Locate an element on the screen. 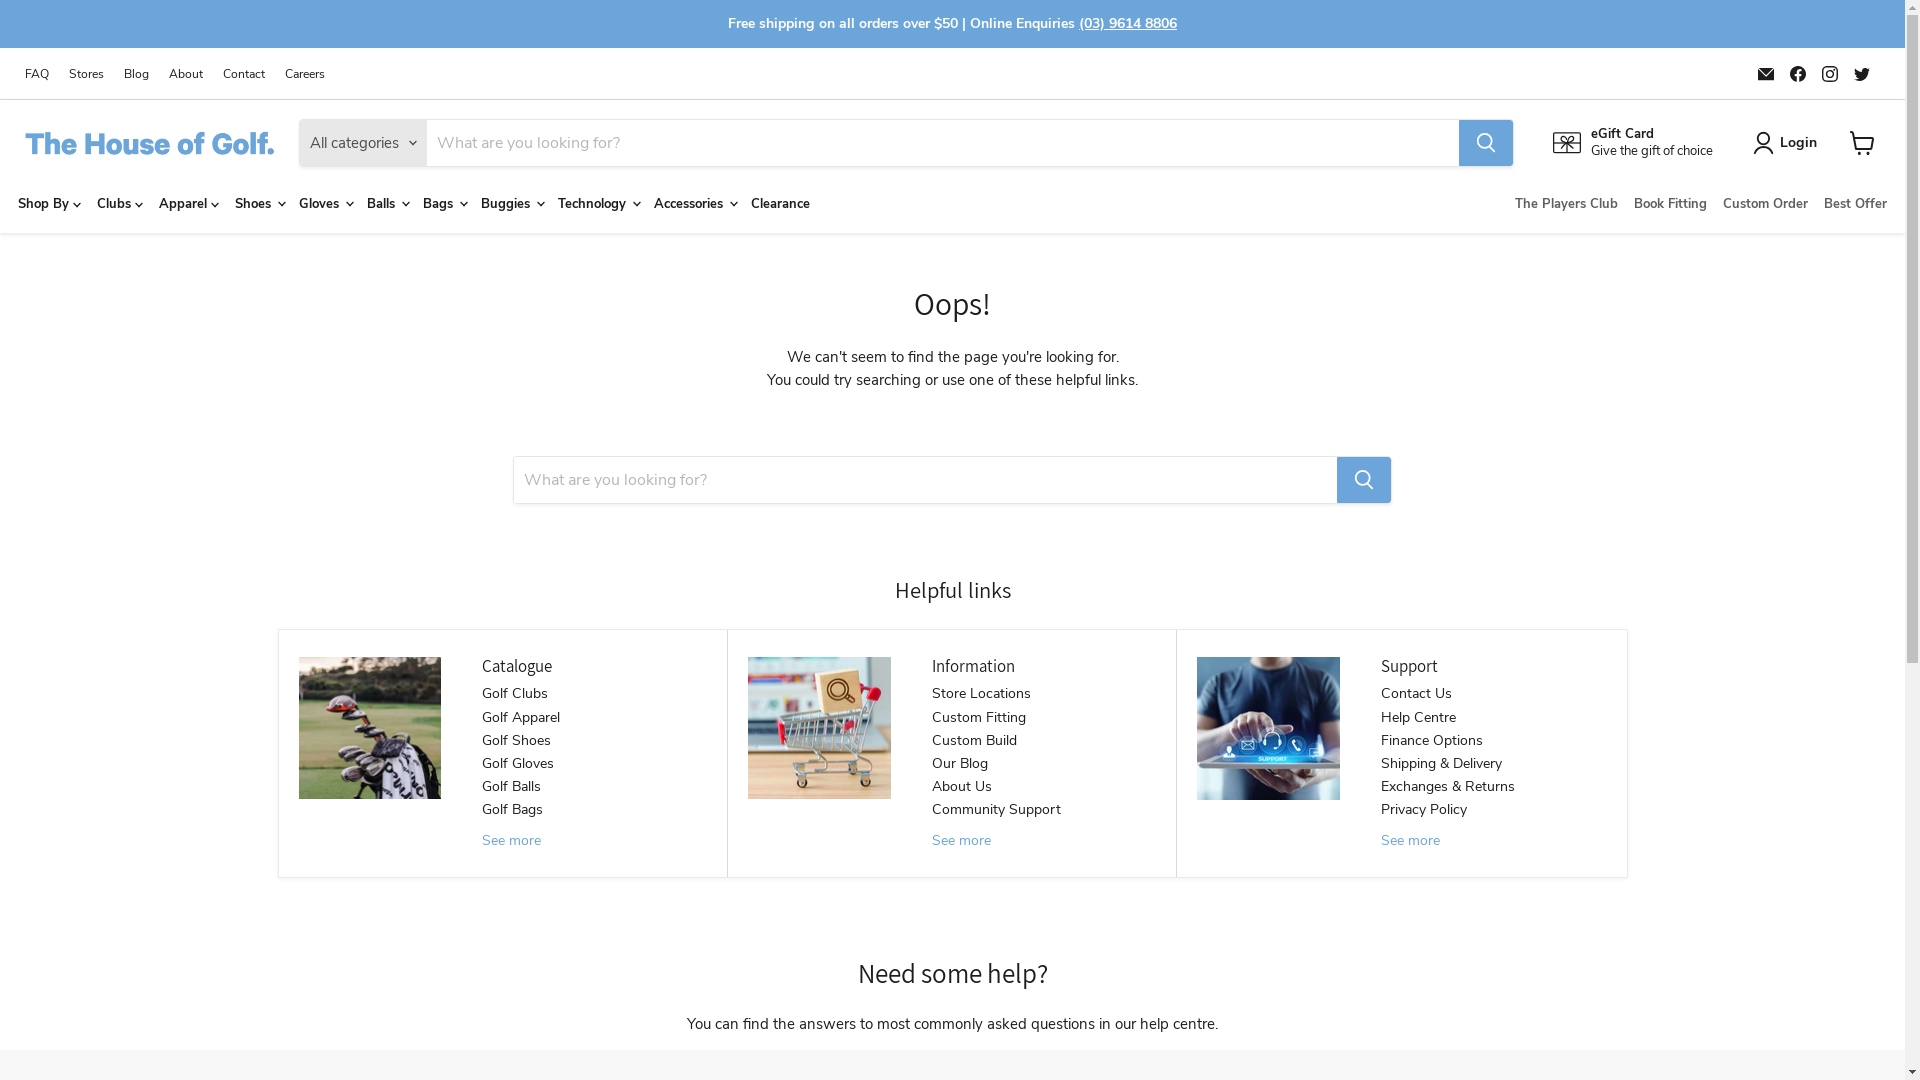 The height and width of the screenshot is (1080, 1920). 'Our Blog' is located at coordinates (930, 763).